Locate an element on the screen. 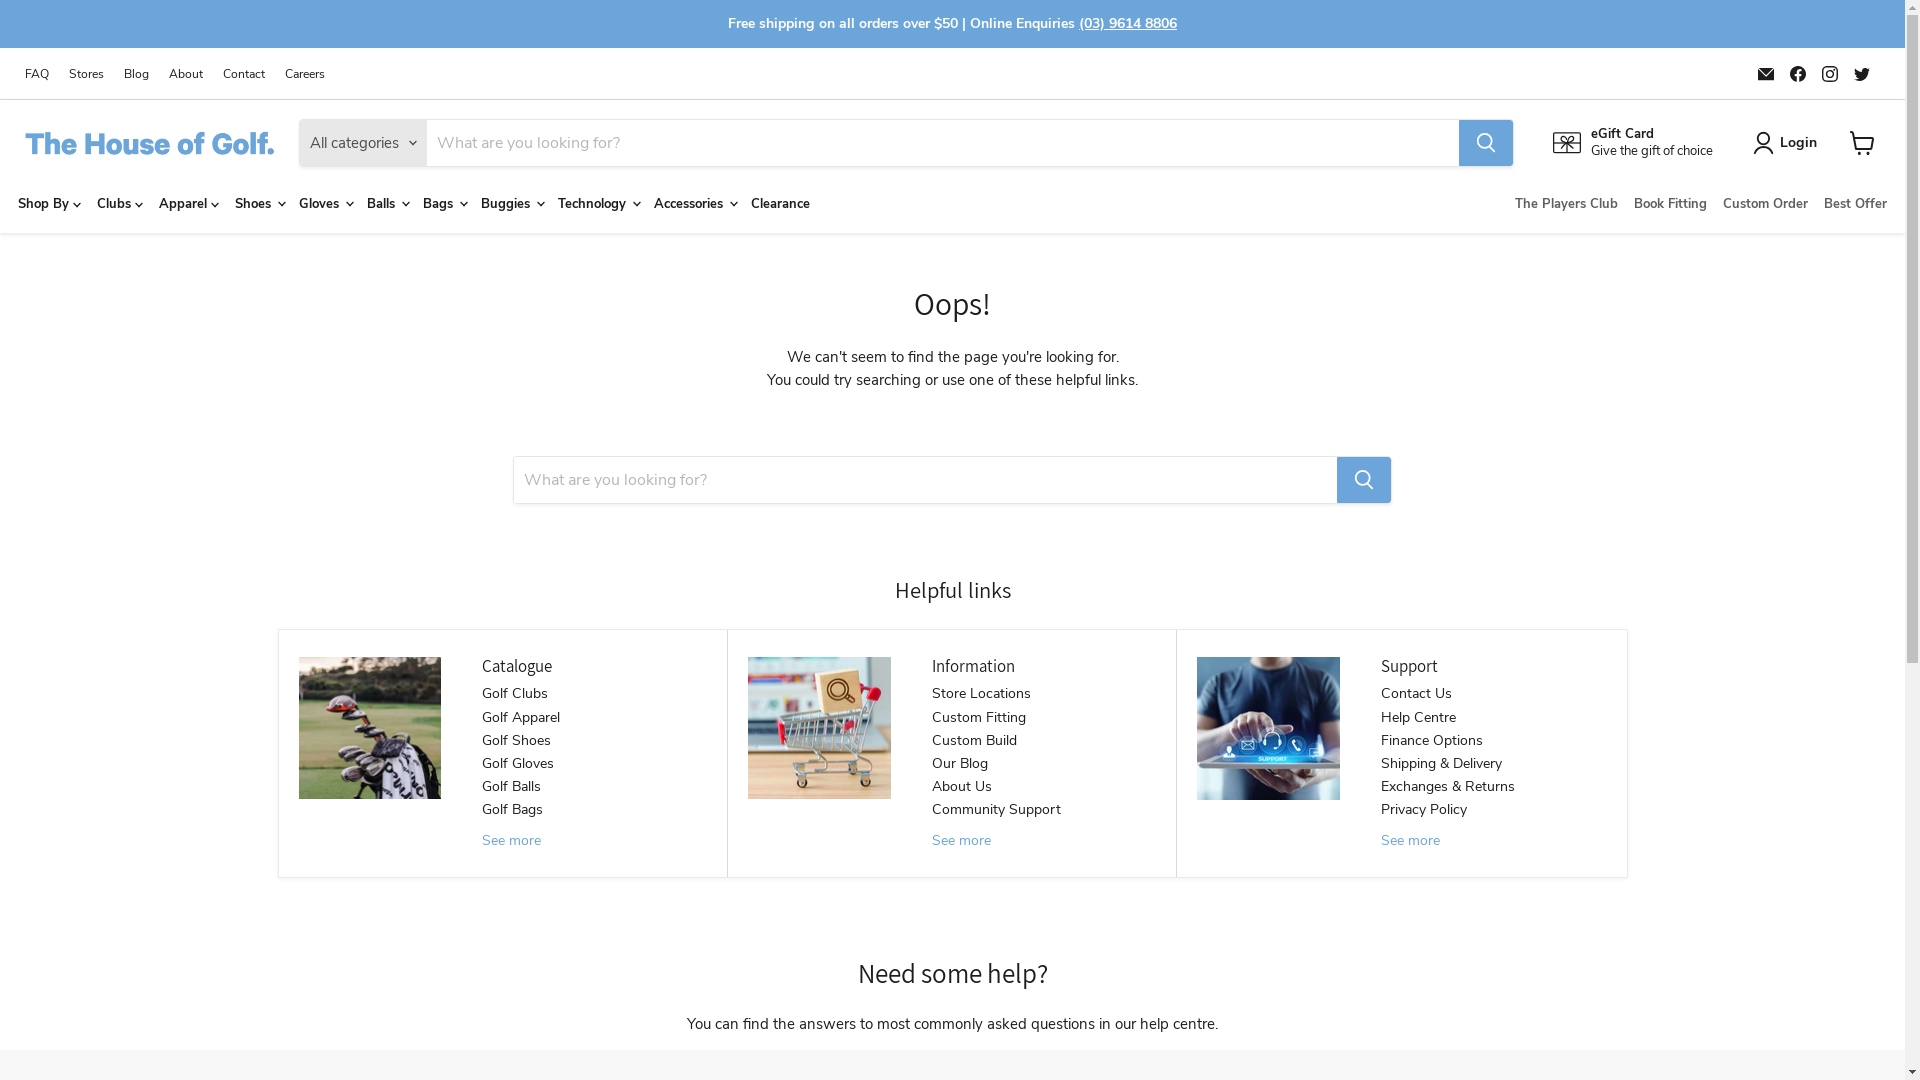 The height and width of the screenshot is (1080, 1920). 'Our Blog' is located at coordinates (930, 763).